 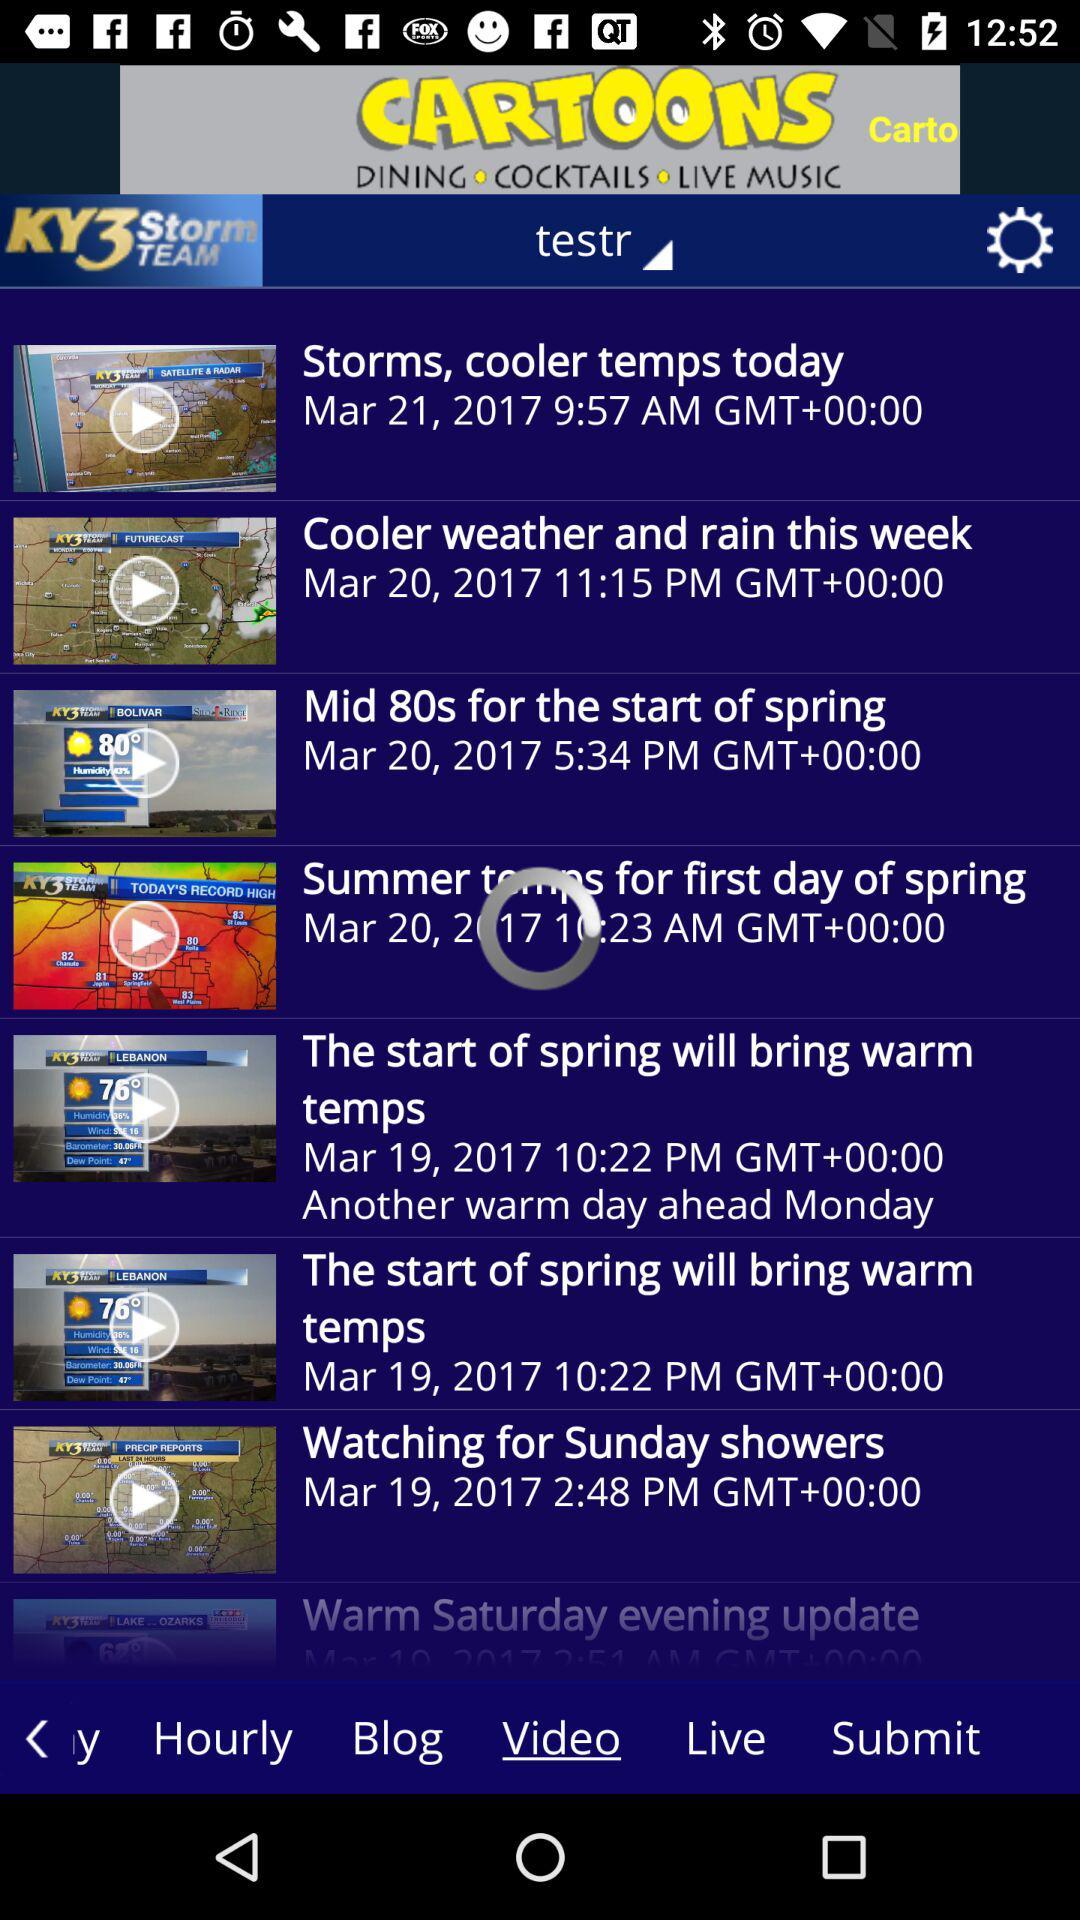 What do you see at coordinates (144, 762) in the screenshot?
I see `the third image from the left top of the page` at bounding box center [144, 762].